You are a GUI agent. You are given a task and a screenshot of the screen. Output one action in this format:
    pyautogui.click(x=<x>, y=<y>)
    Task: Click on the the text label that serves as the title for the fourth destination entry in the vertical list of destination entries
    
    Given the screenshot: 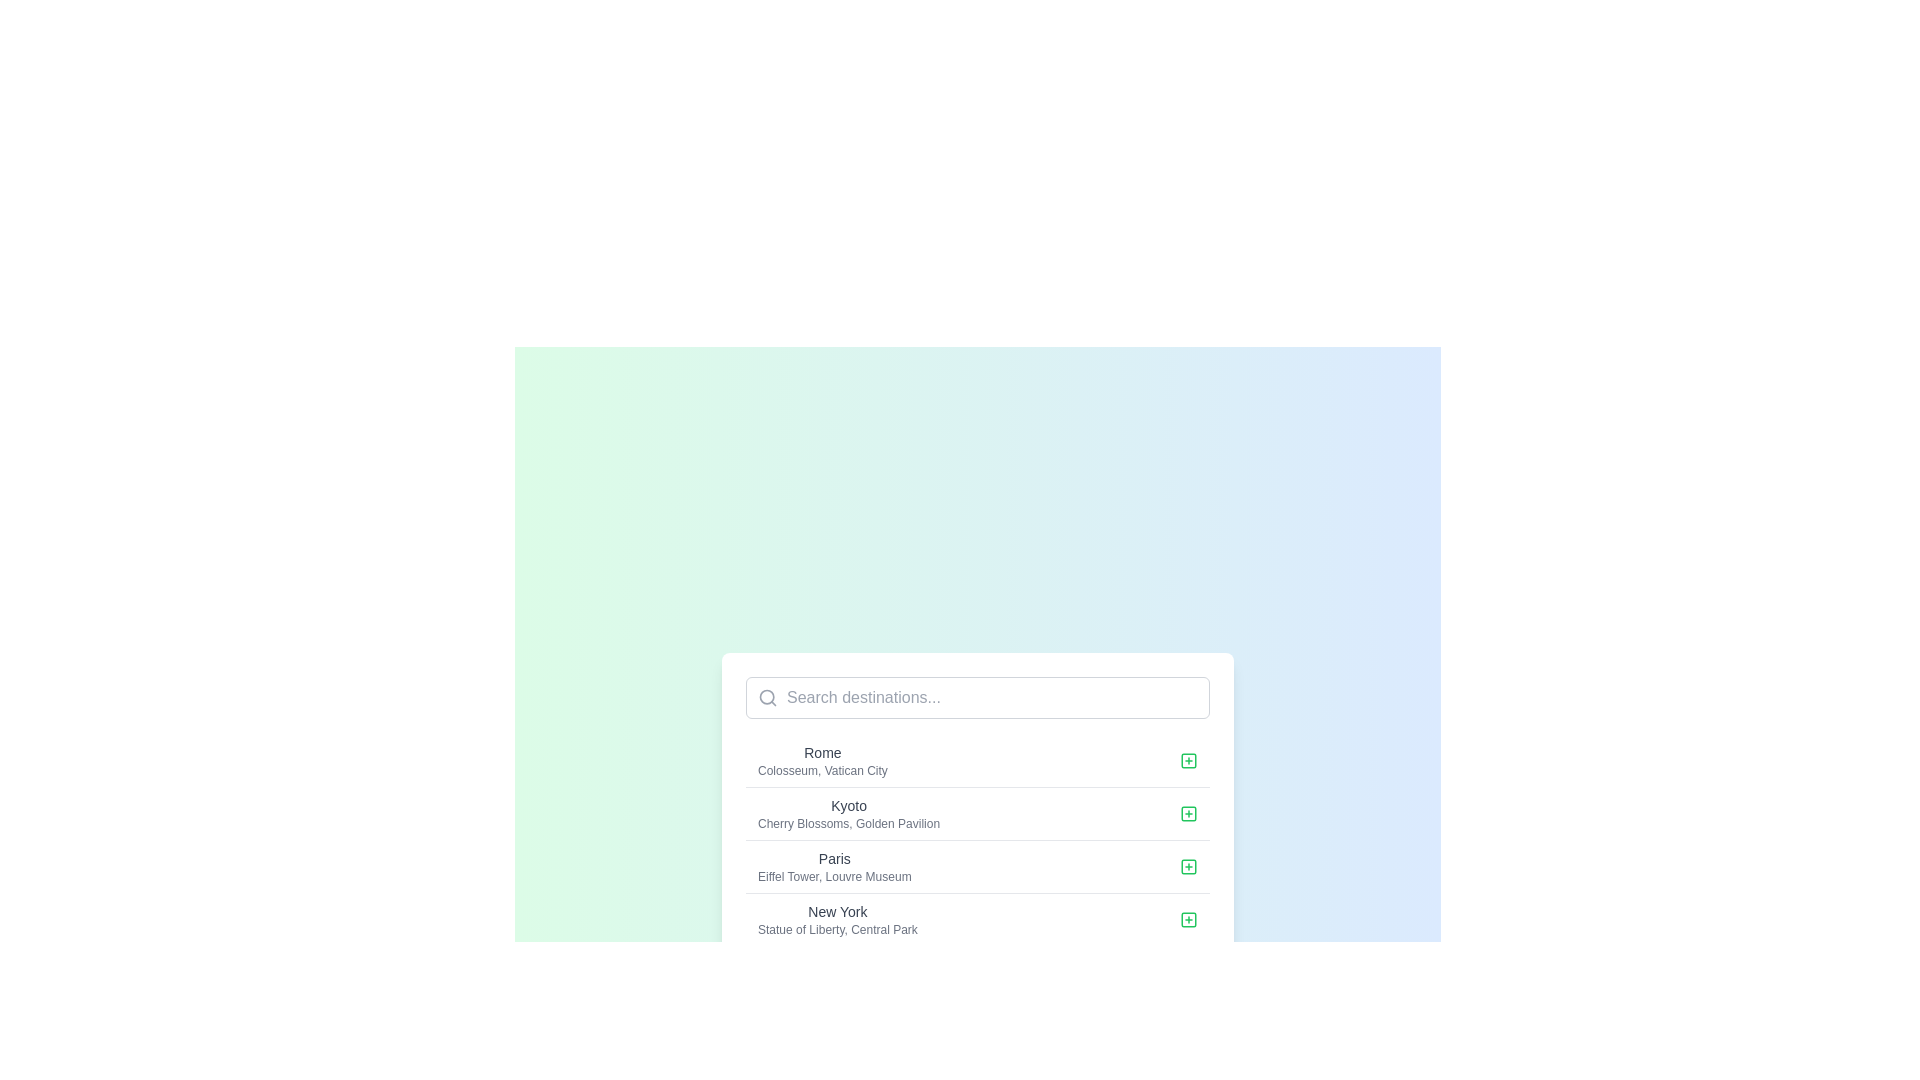 What is the action you would take?
    pyautogui.click(x=837, y=911)
    